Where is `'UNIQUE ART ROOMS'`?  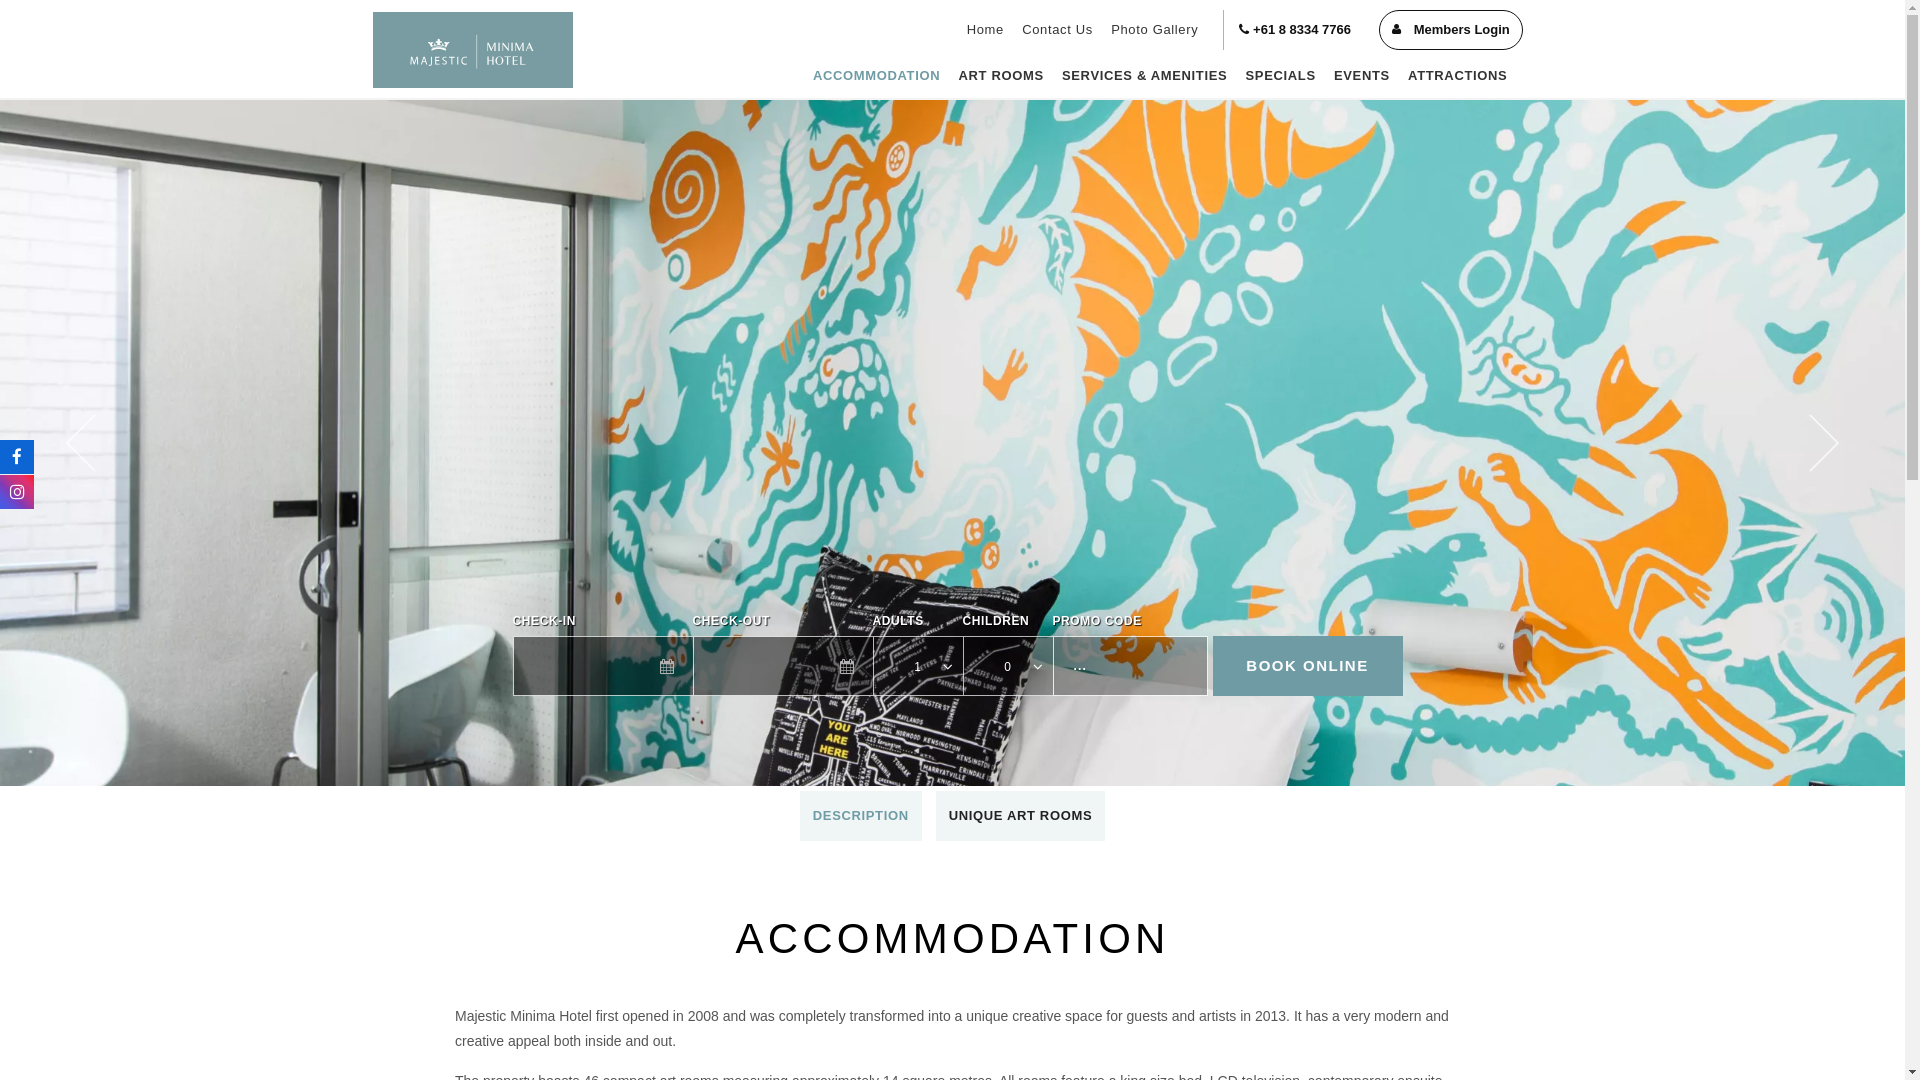 'UNIQUE ART ROOMS' is located at coordinates (935, 816).